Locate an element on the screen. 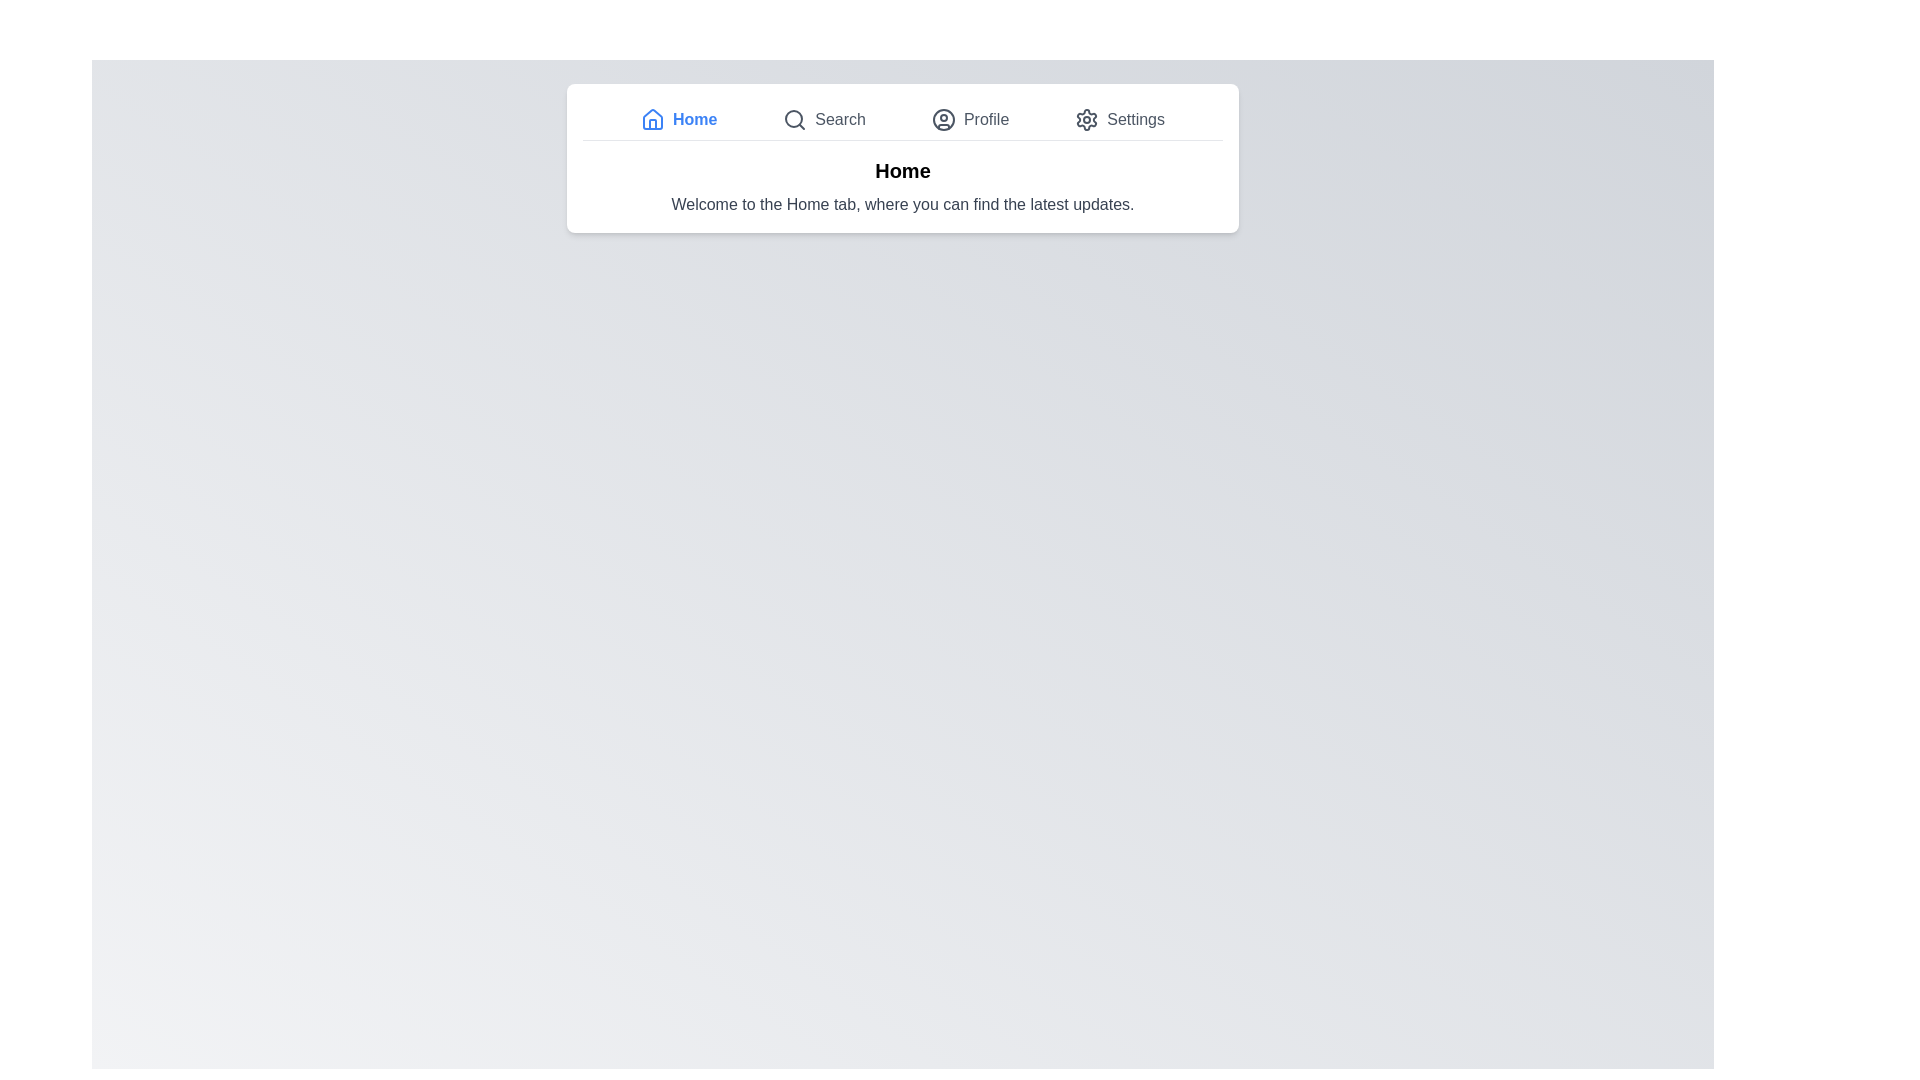 Image resolution: width=1920 pixels, height=1080 pixels. the 'Settings' text element located in the top navigation bar, which is styled in gray and positioned to the right of a gear icon is located at coordinates (1136, 119).